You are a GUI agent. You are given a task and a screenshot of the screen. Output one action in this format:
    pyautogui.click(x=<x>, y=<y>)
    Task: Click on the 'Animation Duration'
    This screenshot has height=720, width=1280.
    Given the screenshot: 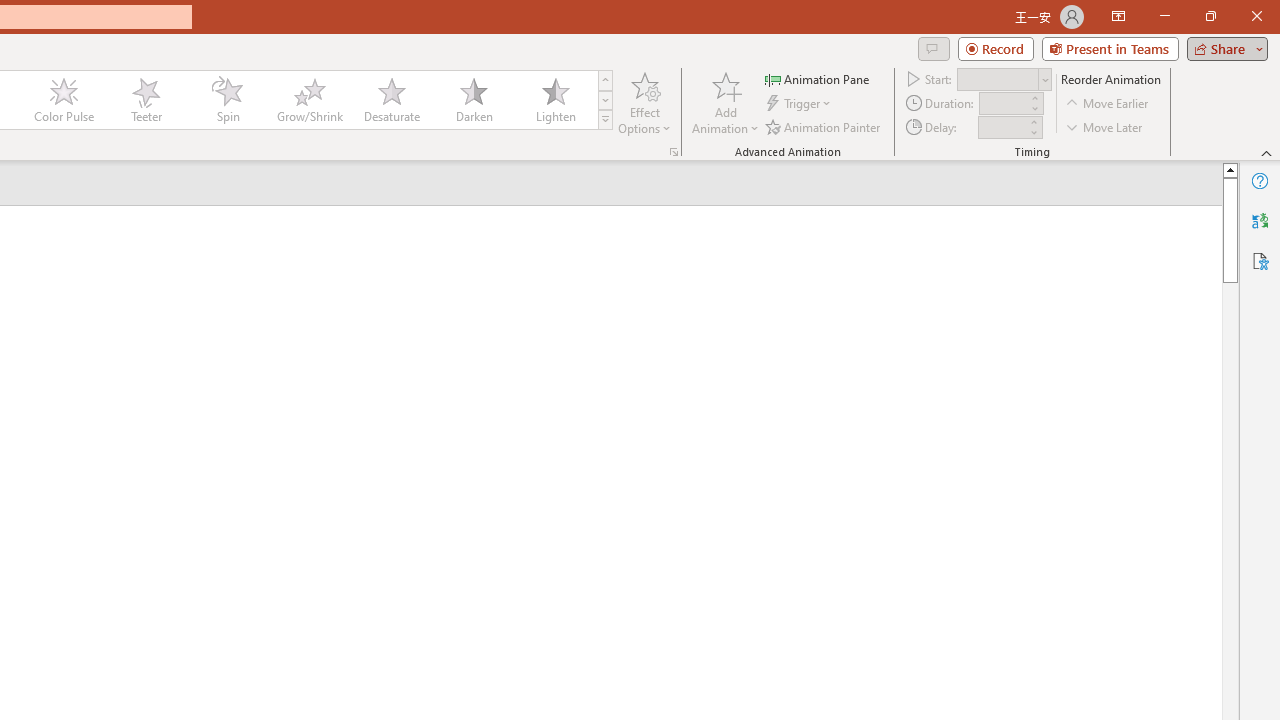 What is the action you would take?
    pyautogui.click(x=1003, y=103)
    